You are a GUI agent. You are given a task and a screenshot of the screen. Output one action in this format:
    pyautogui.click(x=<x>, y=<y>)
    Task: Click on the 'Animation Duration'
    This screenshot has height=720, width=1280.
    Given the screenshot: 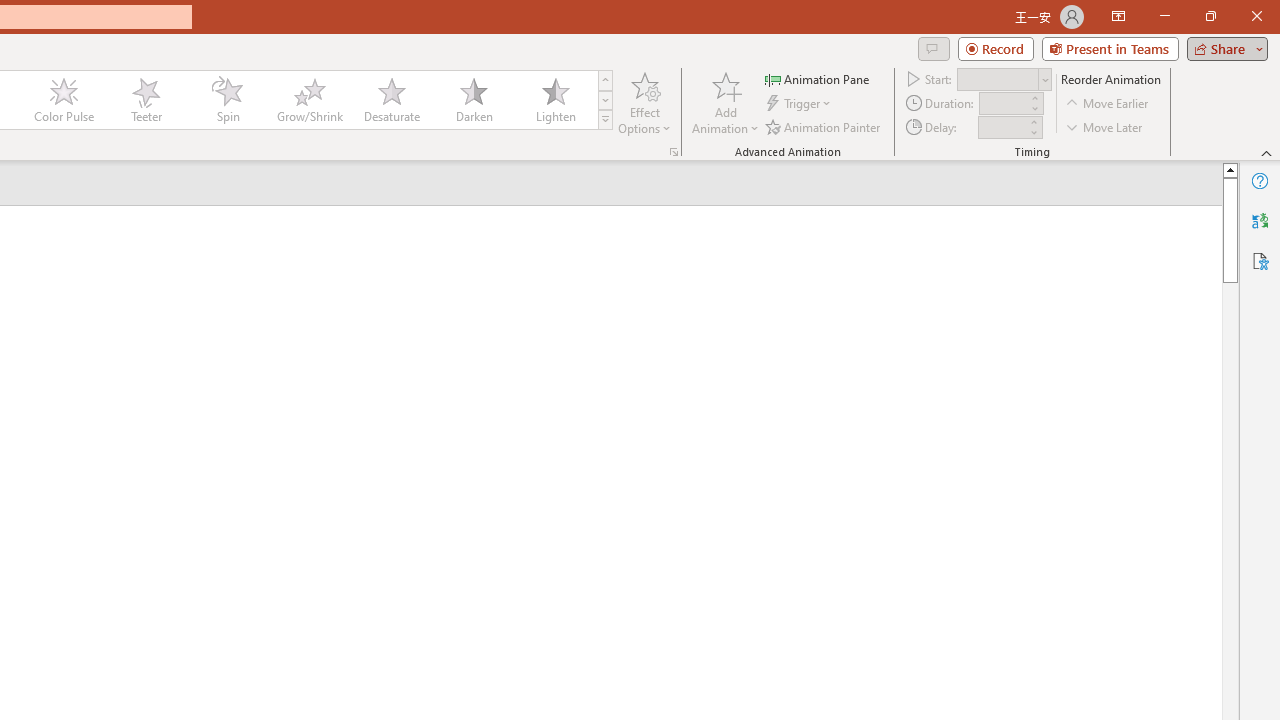 What is the action you would take?
    pyautogui.click(x=1003, y=103)
    